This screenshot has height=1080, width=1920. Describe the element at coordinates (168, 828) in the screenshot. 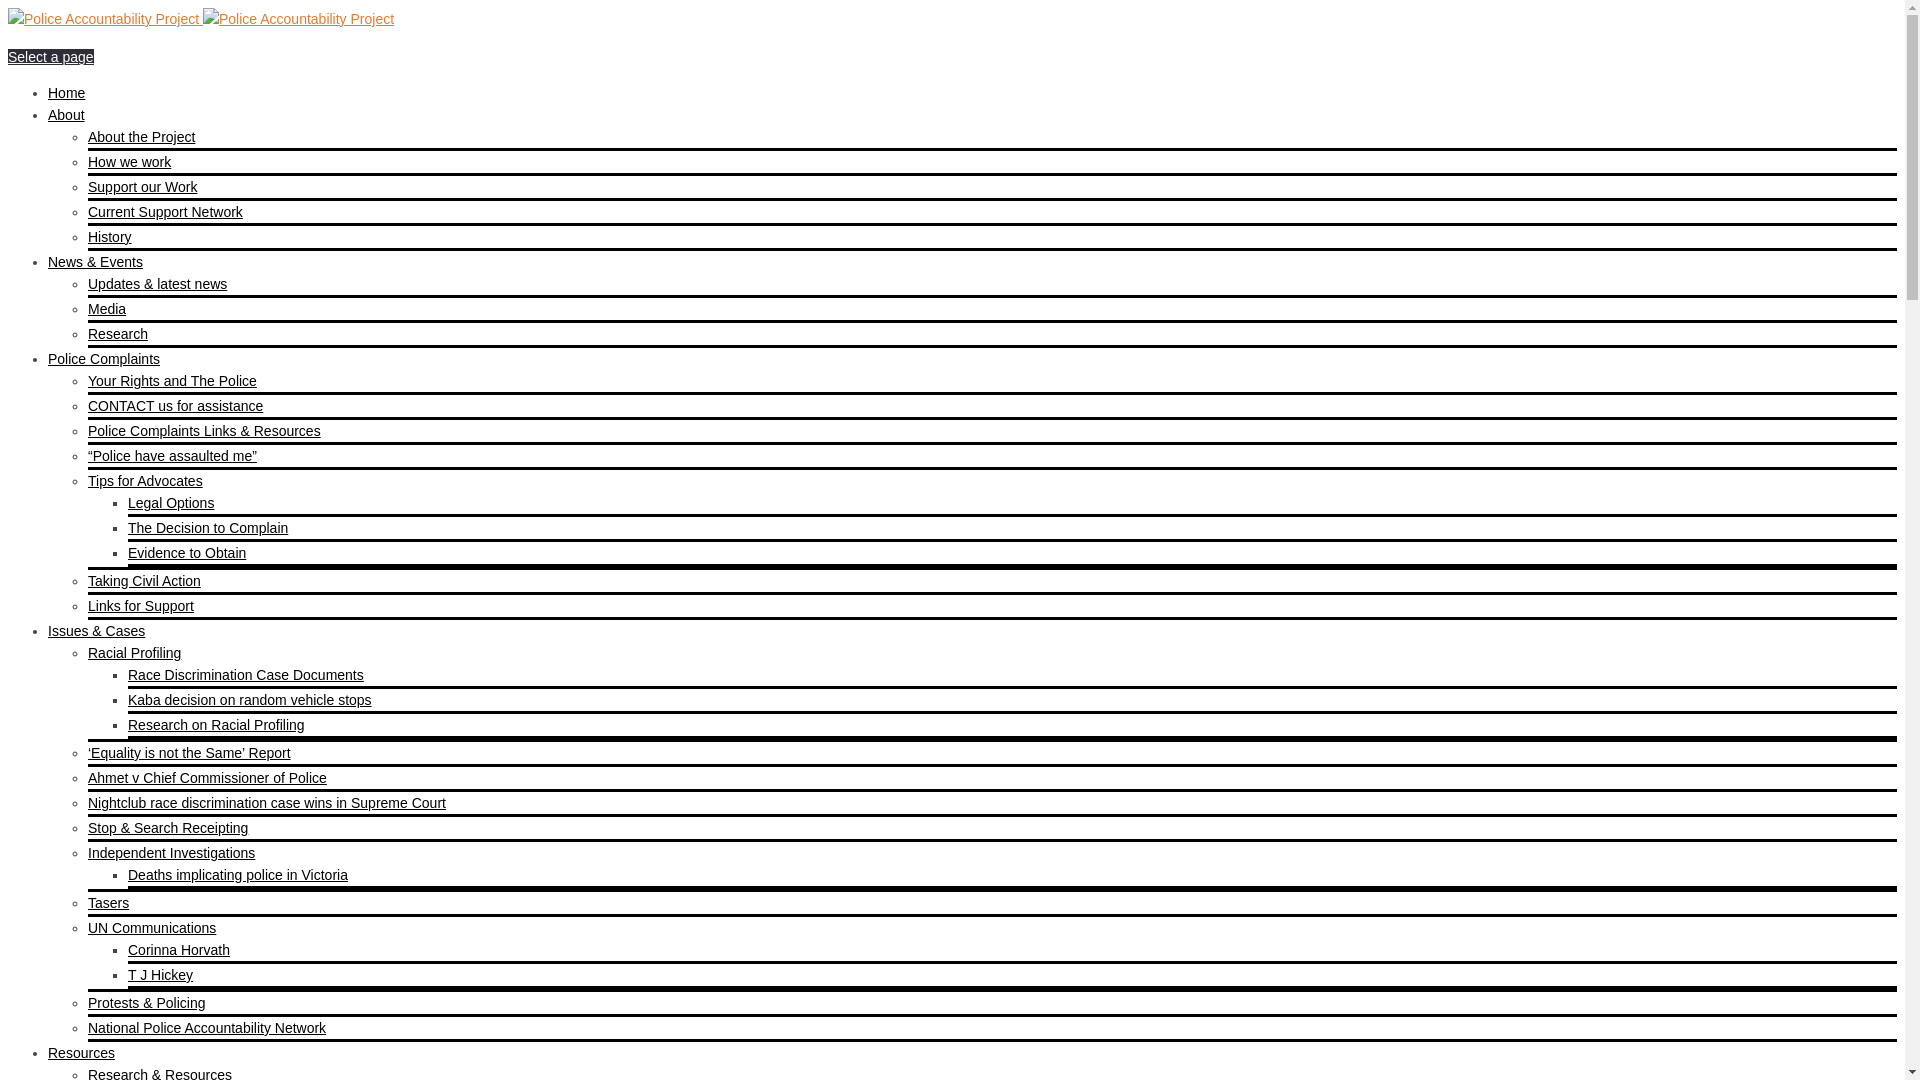

I see `'Stop & Search Receipting'` at that location.